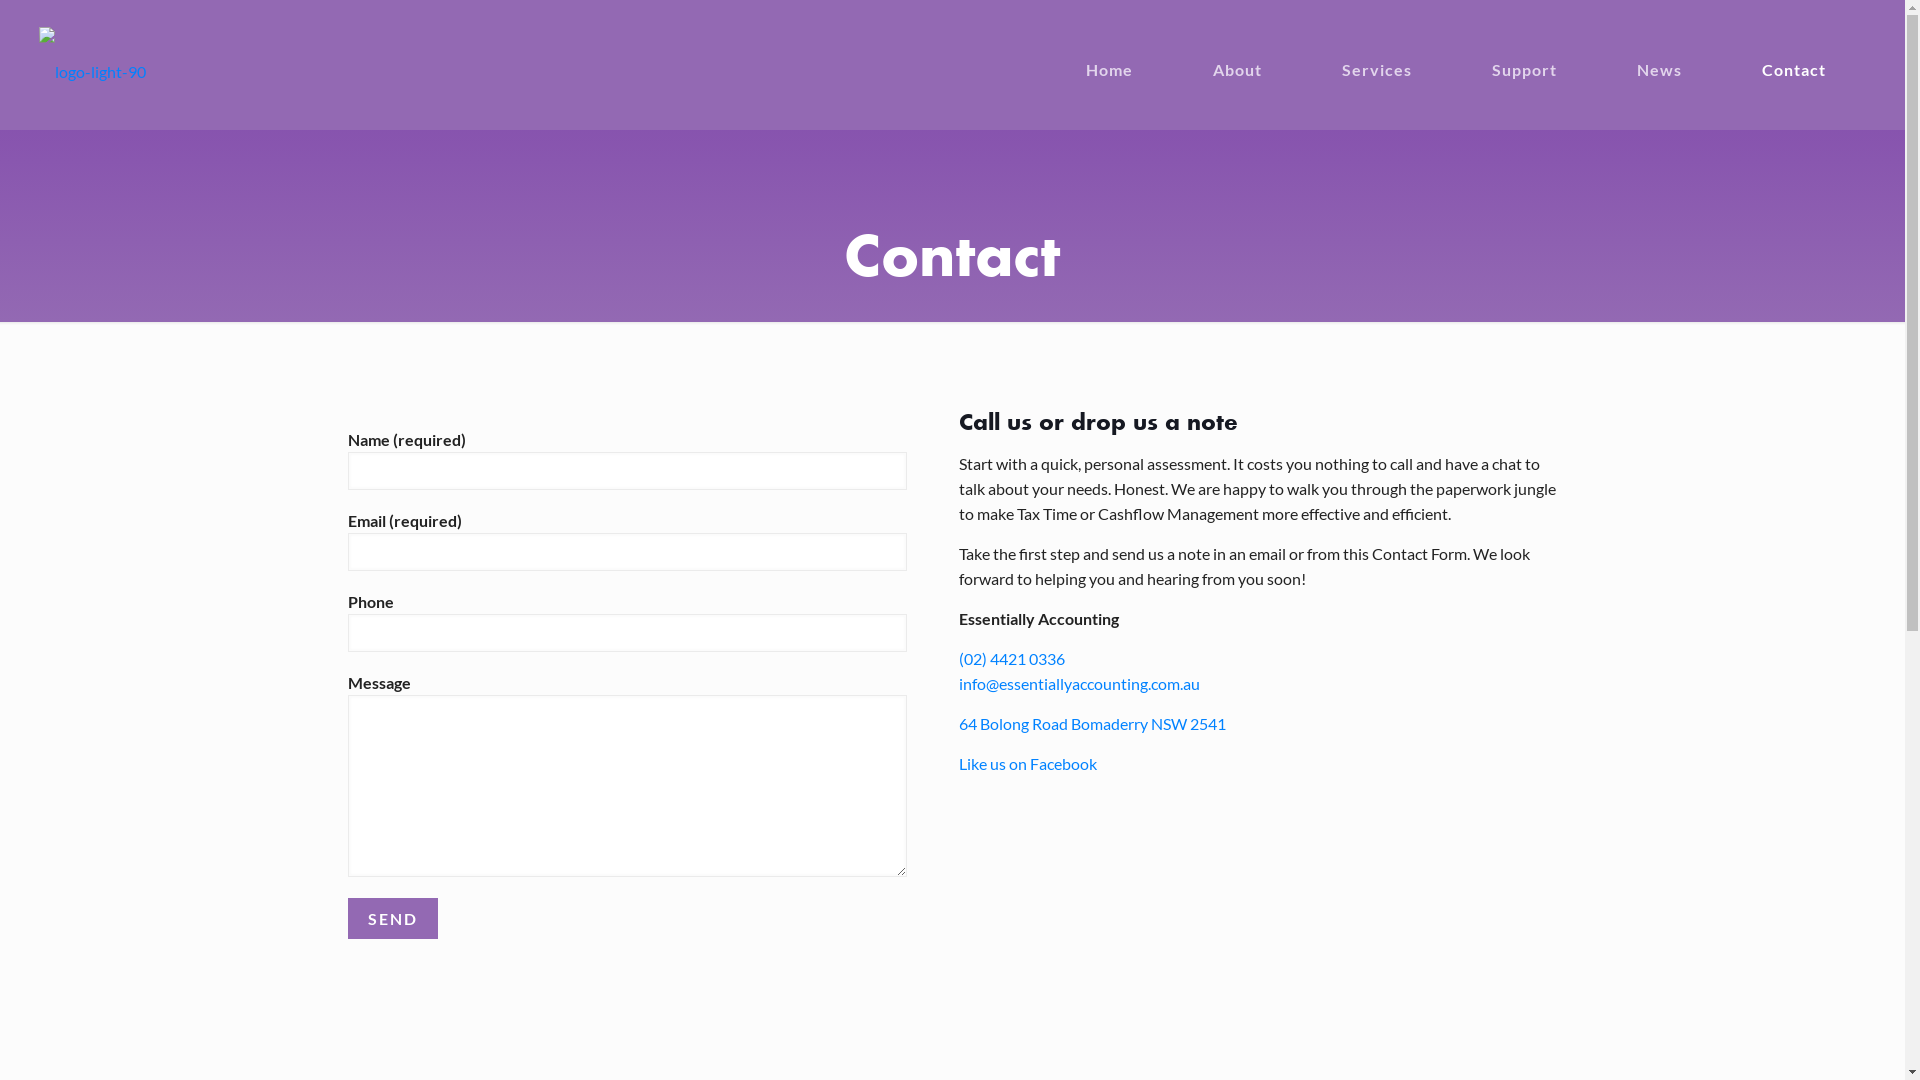 Image resolution: width=1920 pixels, height=1080 pixels. I want to click on 'About', so click(1256, 53).